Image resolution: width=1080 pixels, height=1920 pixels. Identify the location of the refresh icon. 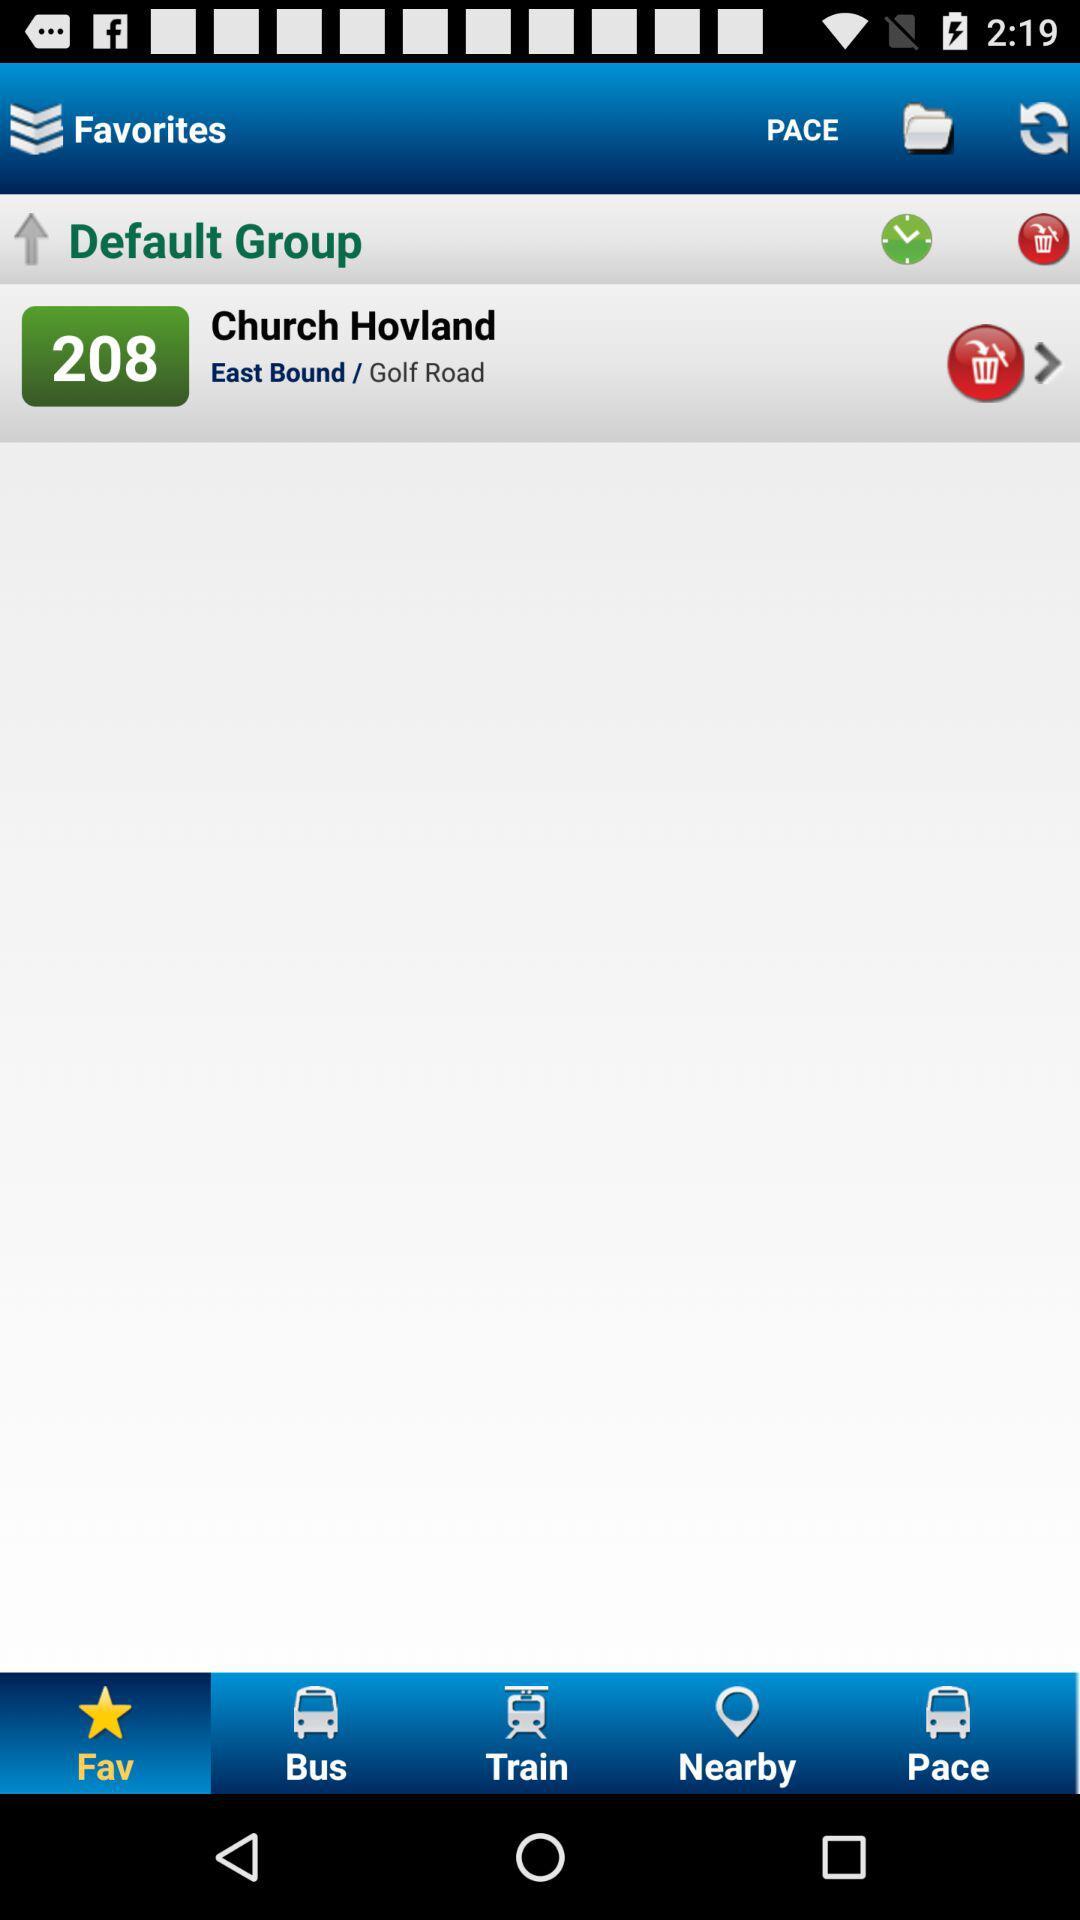
(1042, 136).